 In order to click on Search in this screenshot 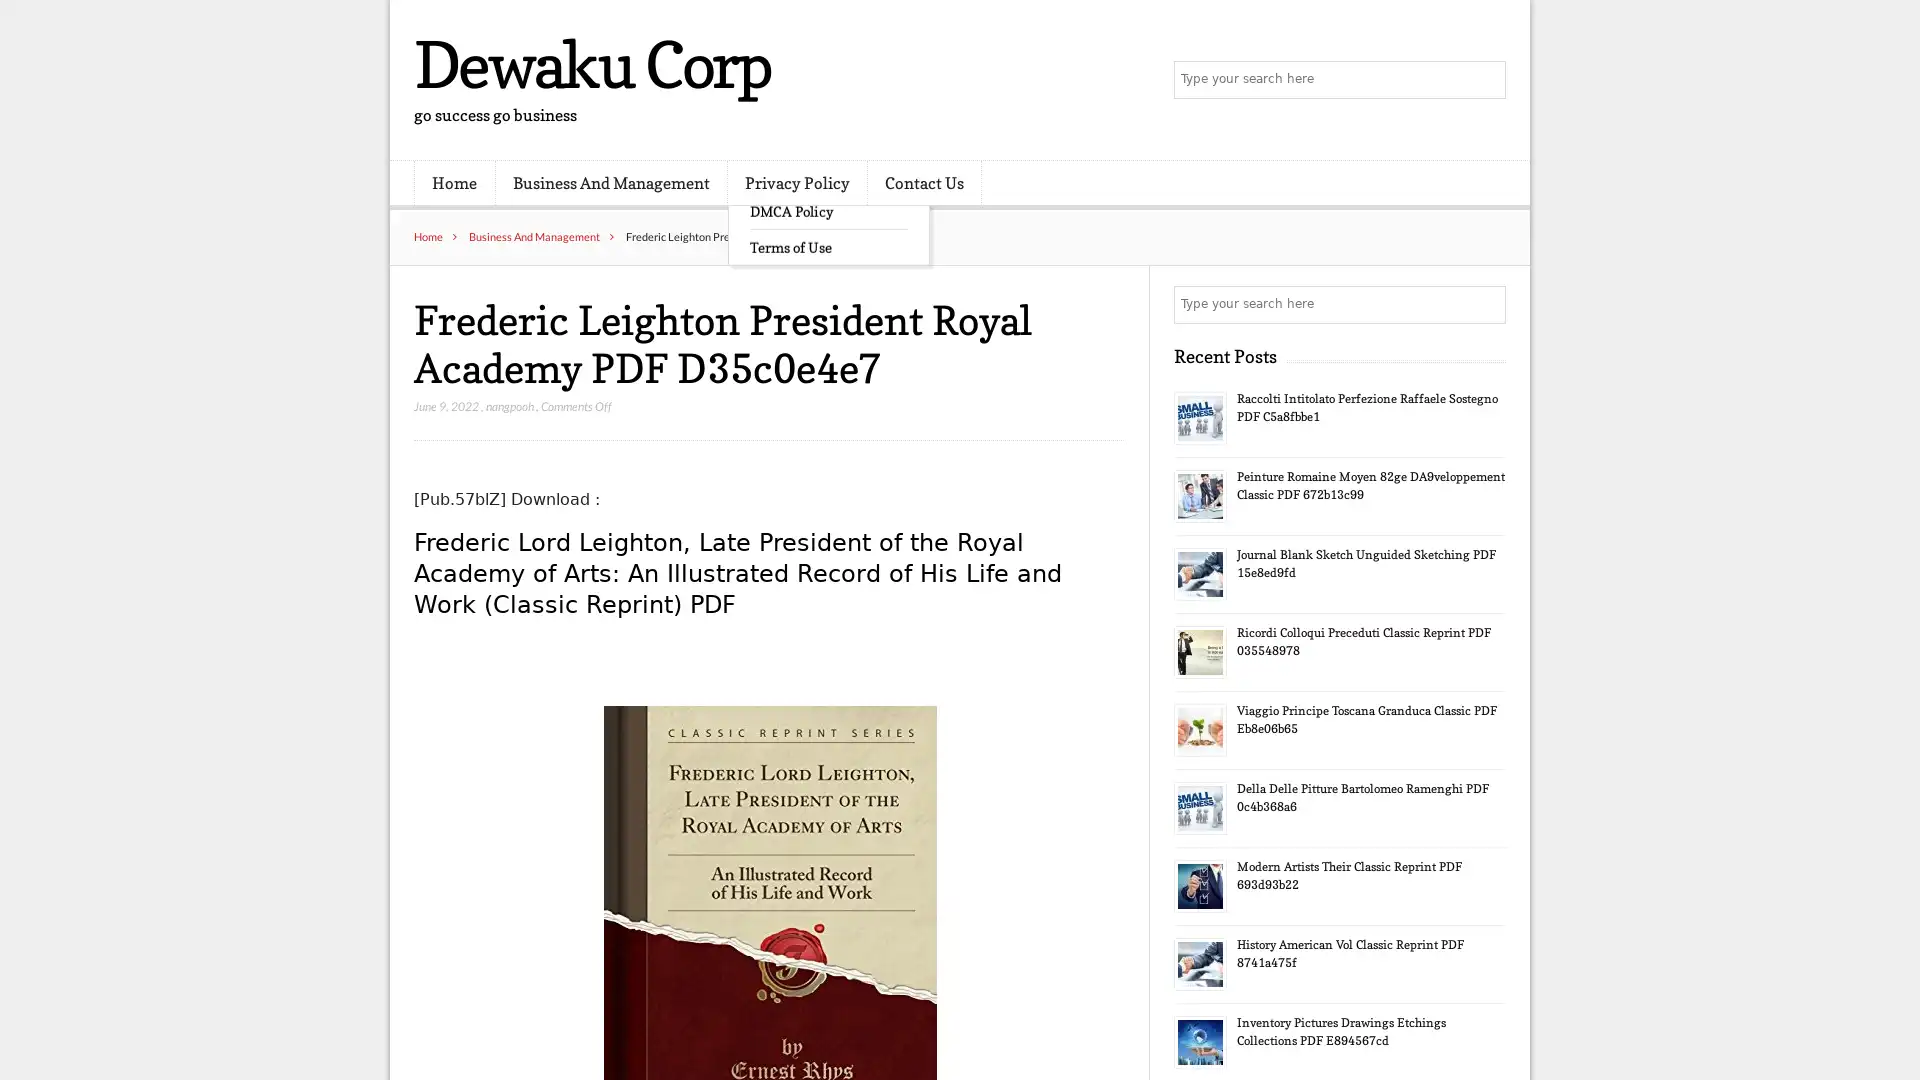, I will do `click(1485, 80)`.